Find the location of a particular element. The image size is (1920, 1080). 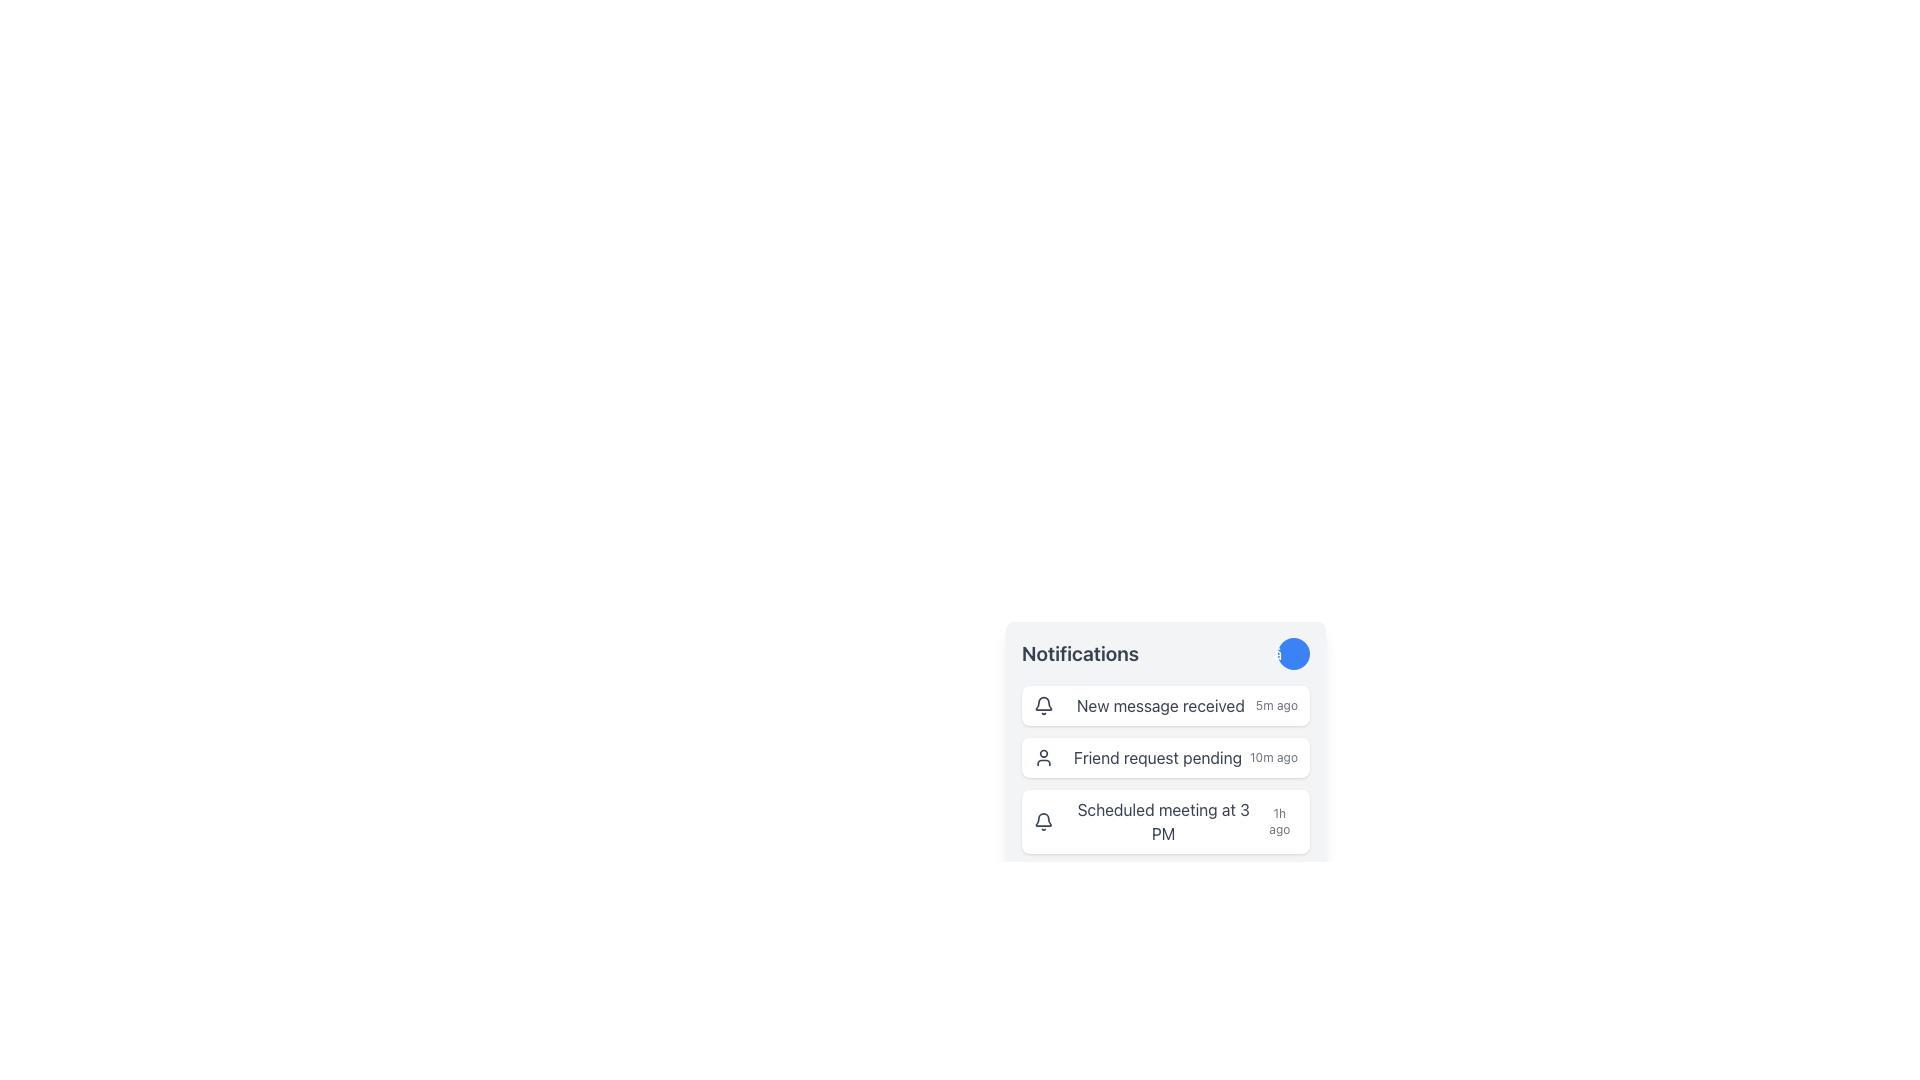

timestamp text label located in the bottom-right corner of the notification card displaying 'Friend request pending' is located at coordinates (1273, 758).